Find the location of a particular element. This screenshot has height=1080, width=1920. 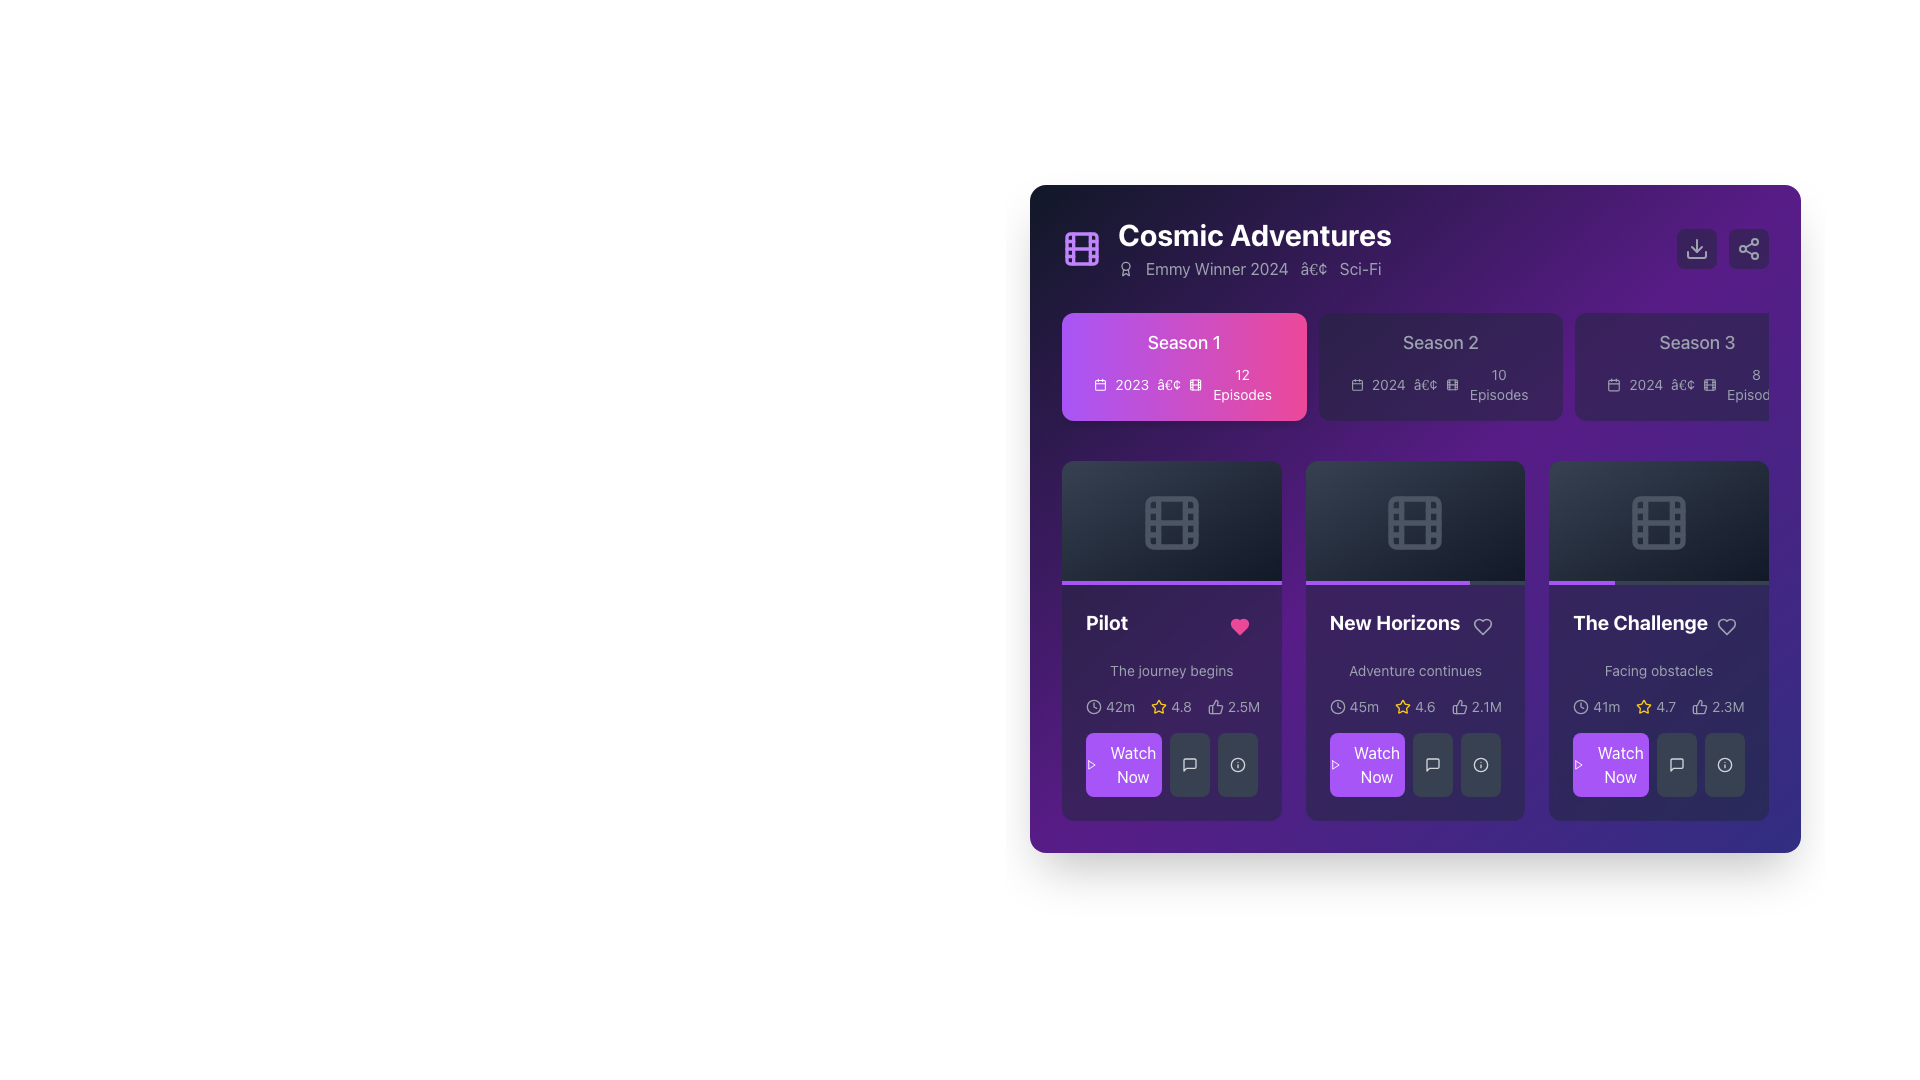

the leftmost button is located at coordinates (1722, 248).